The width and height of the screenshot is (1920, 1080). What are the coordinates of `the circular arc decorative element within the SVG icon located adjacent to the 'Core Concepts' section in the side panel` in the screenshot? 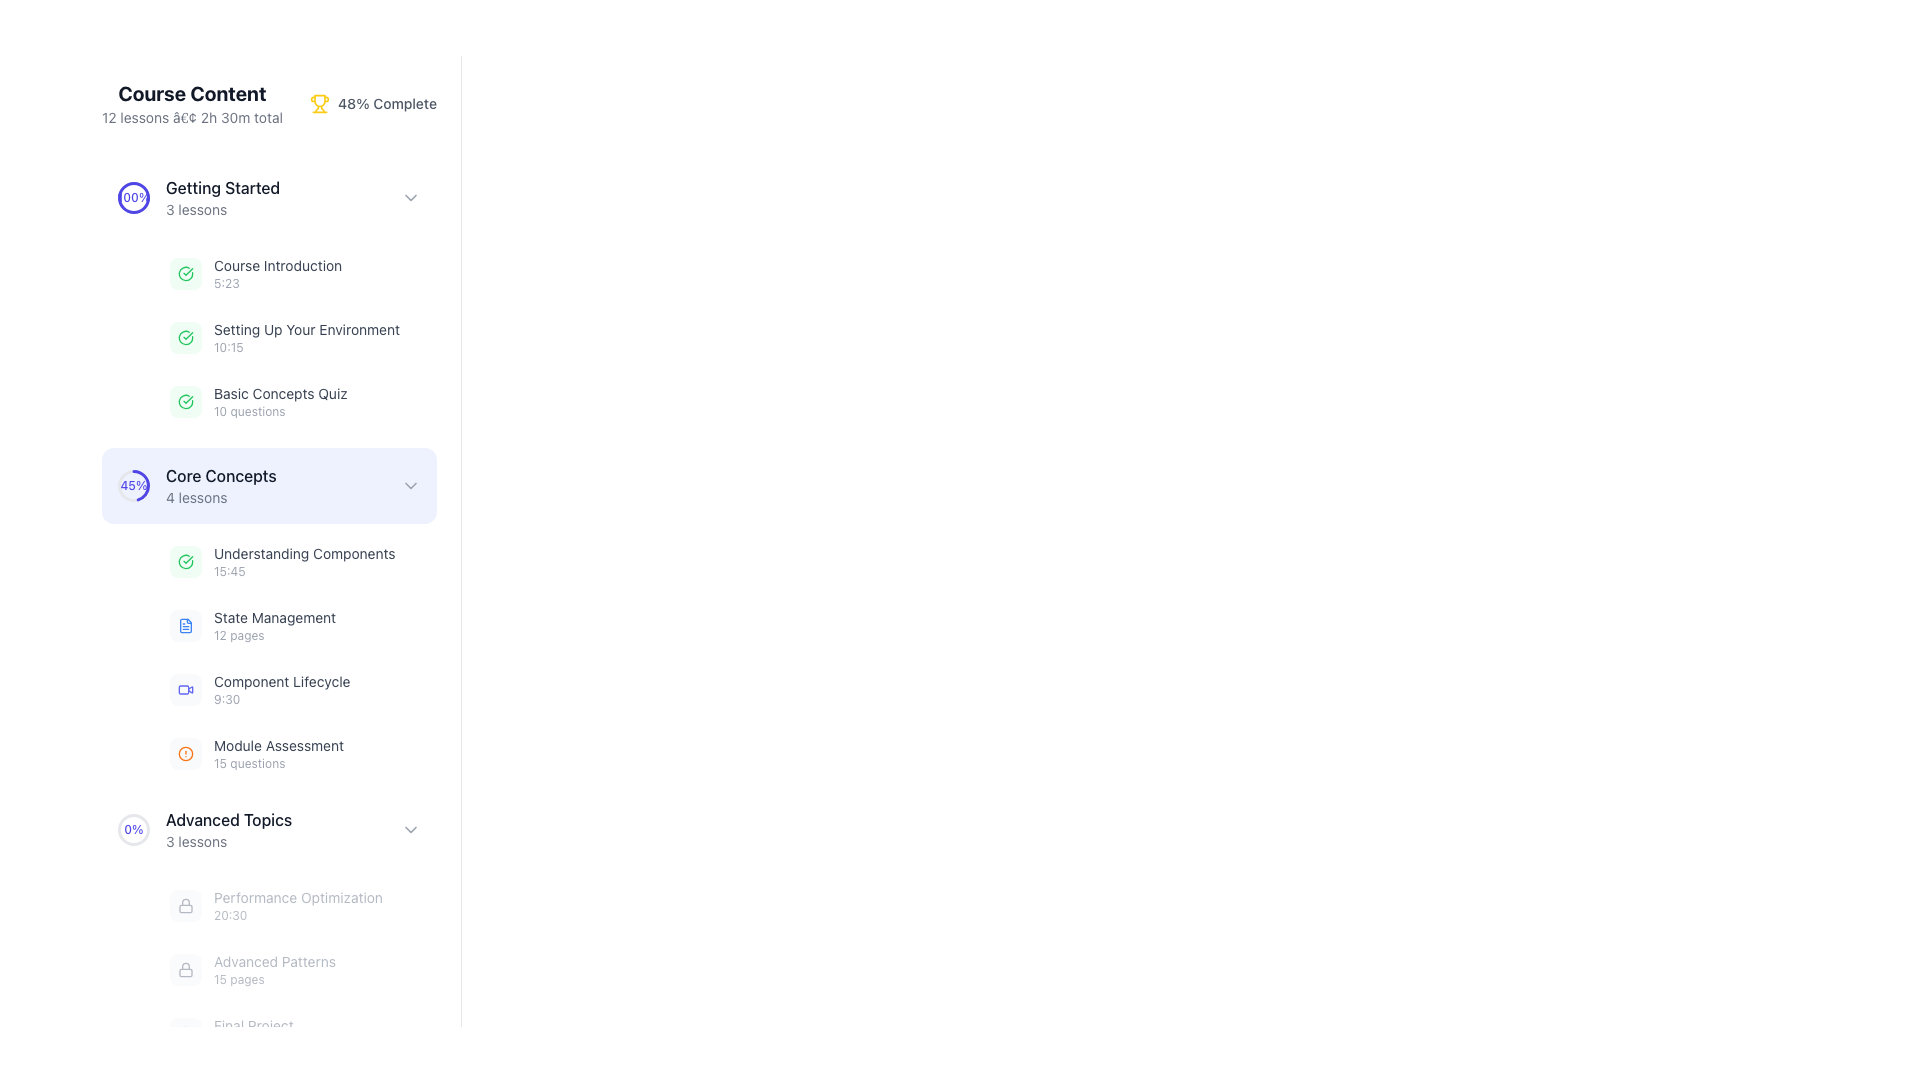 It's located at (186, 401).